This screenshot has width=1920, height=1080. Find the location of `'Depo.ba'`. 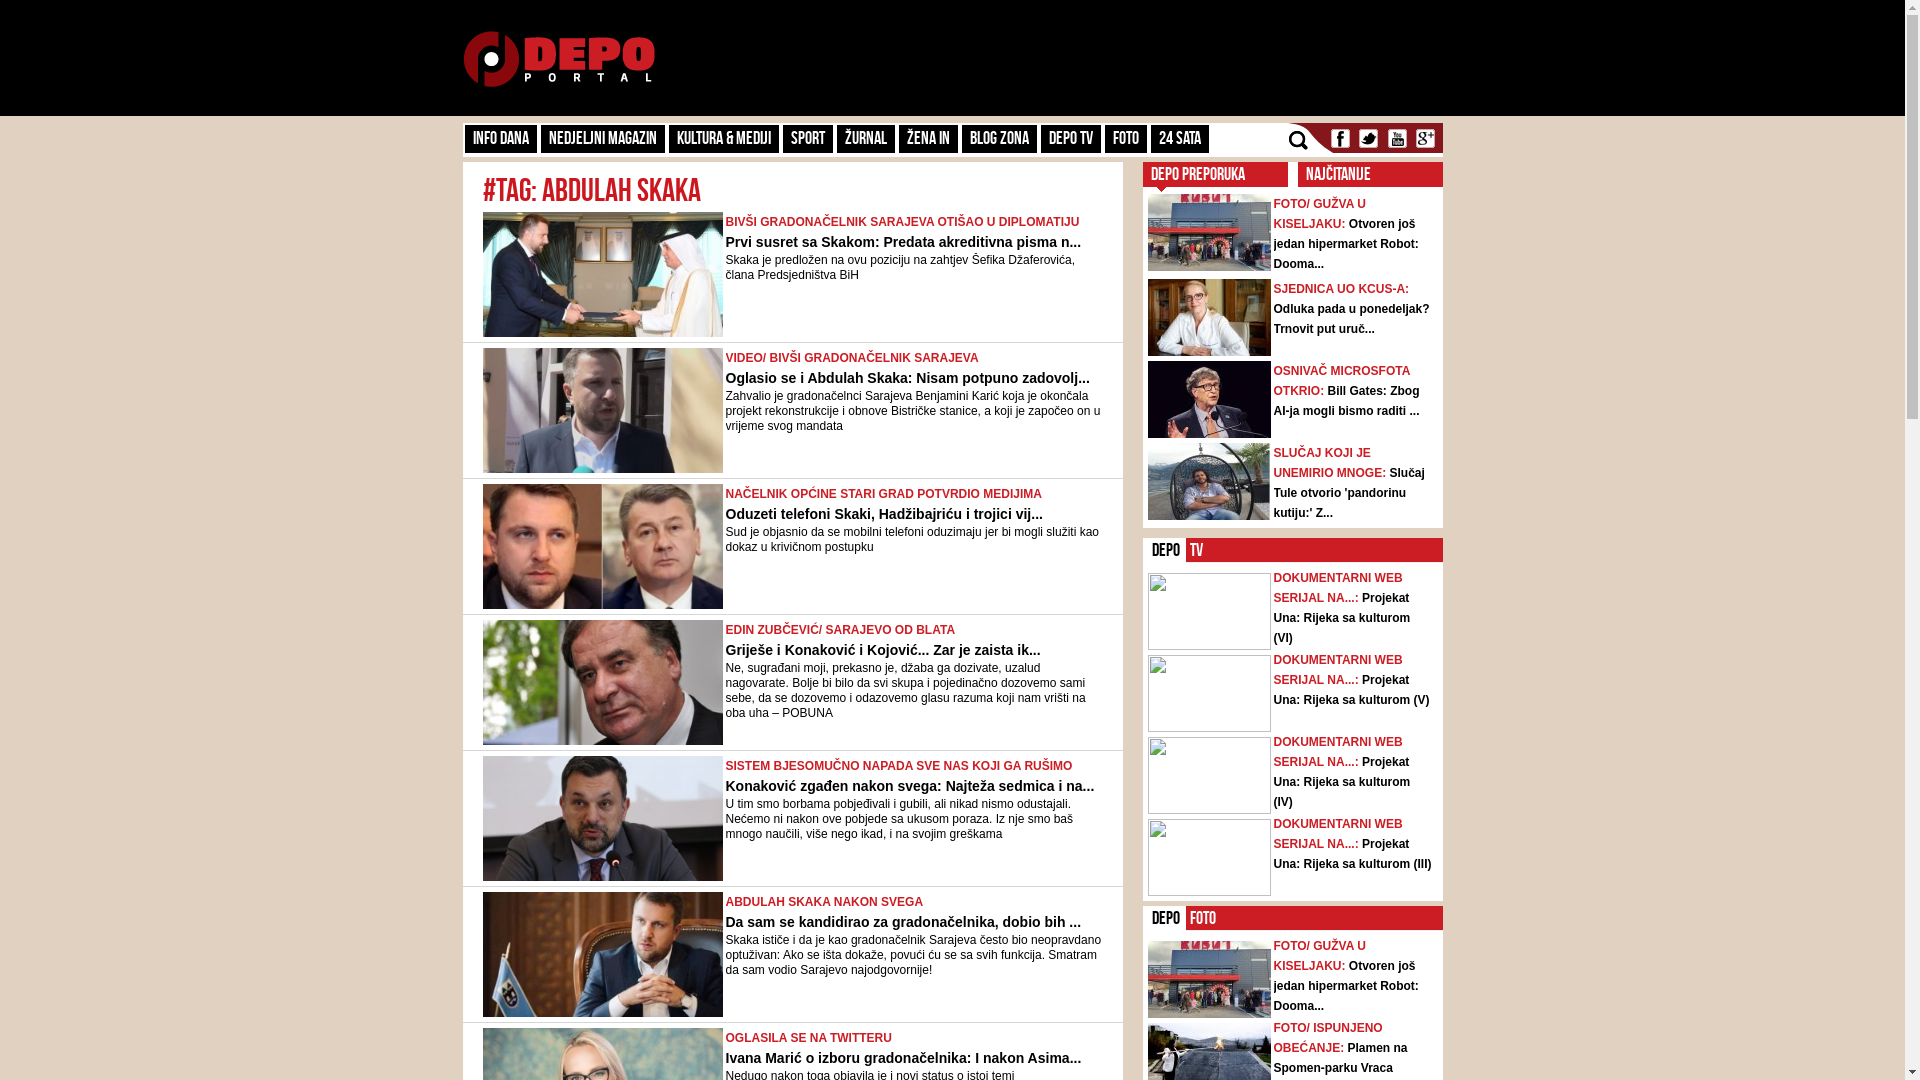

'Depo.ba' is located at coordinates (558, 58).